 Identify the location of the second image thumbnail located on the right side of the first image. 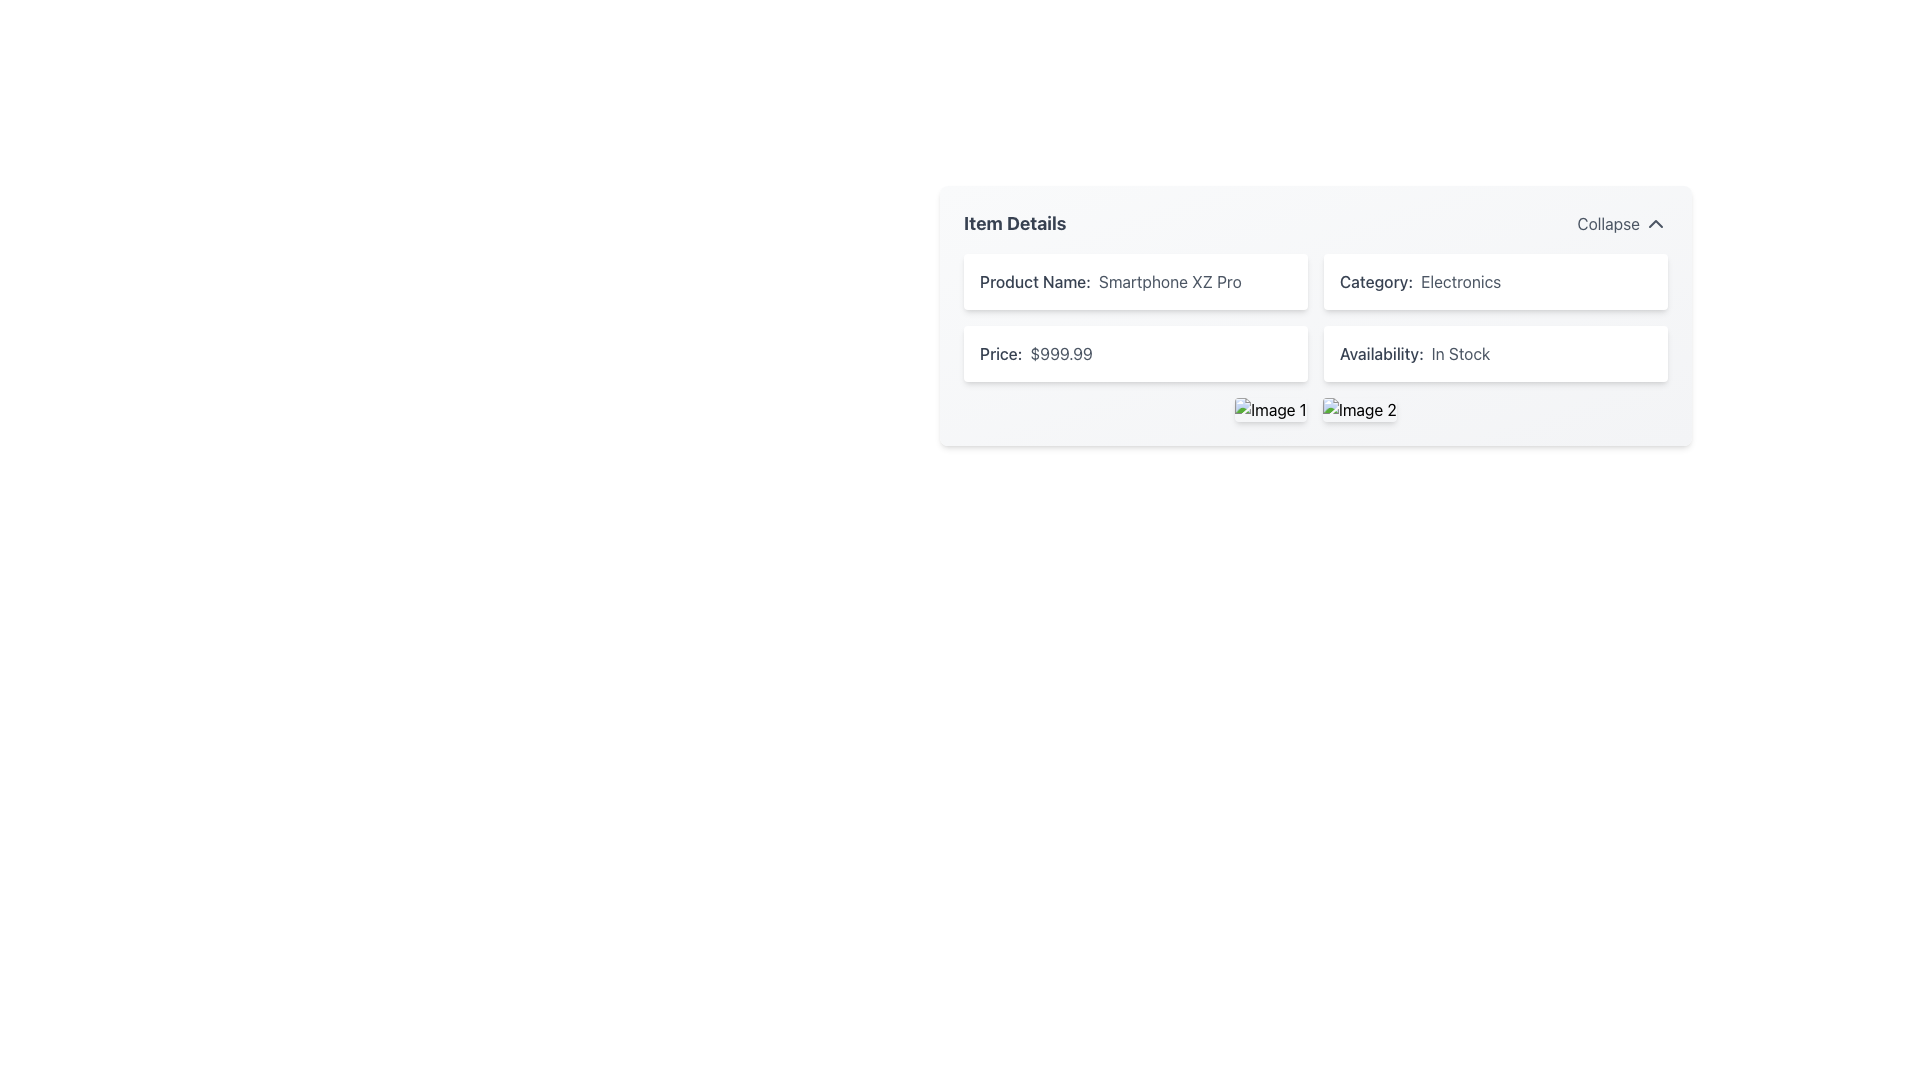
(1359, 408).